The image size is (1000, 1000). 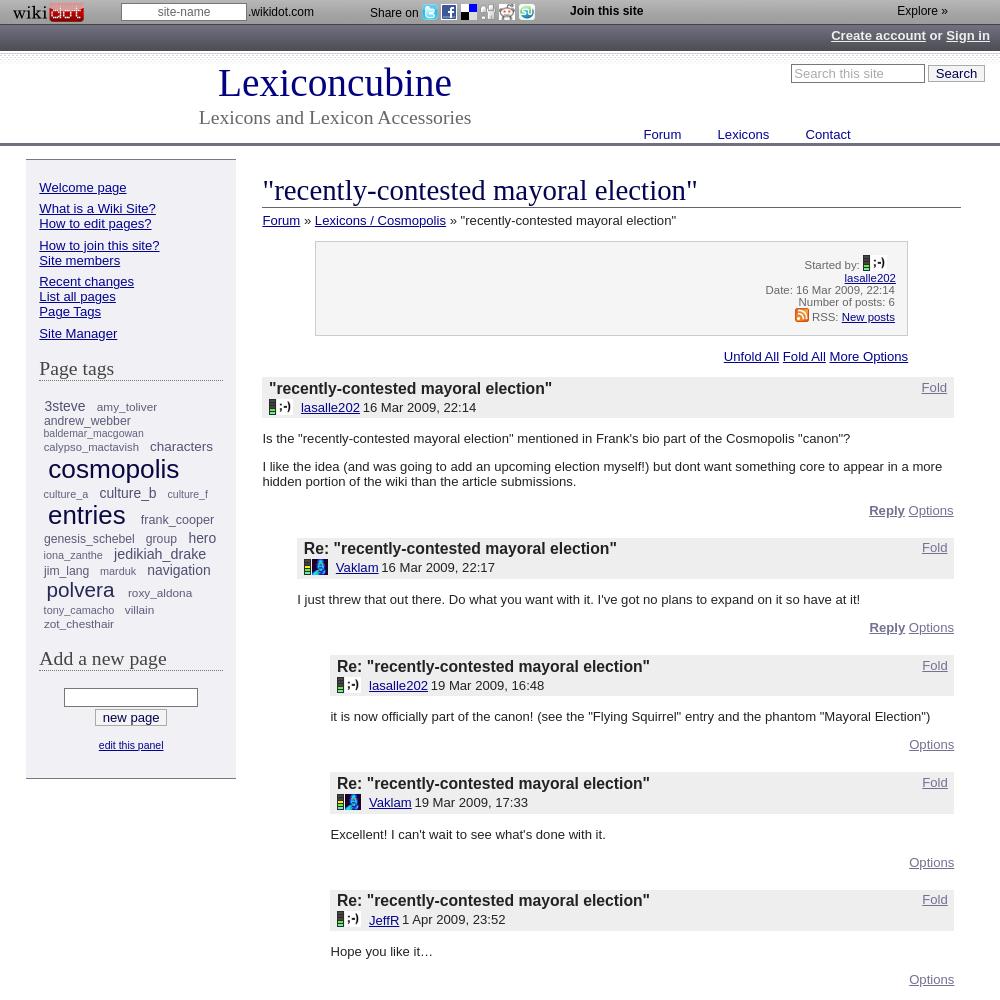 What do you see at coordinates (65, 569) in the screenshot?
I see `'jim_lang'` at bounding box center [65, 569].